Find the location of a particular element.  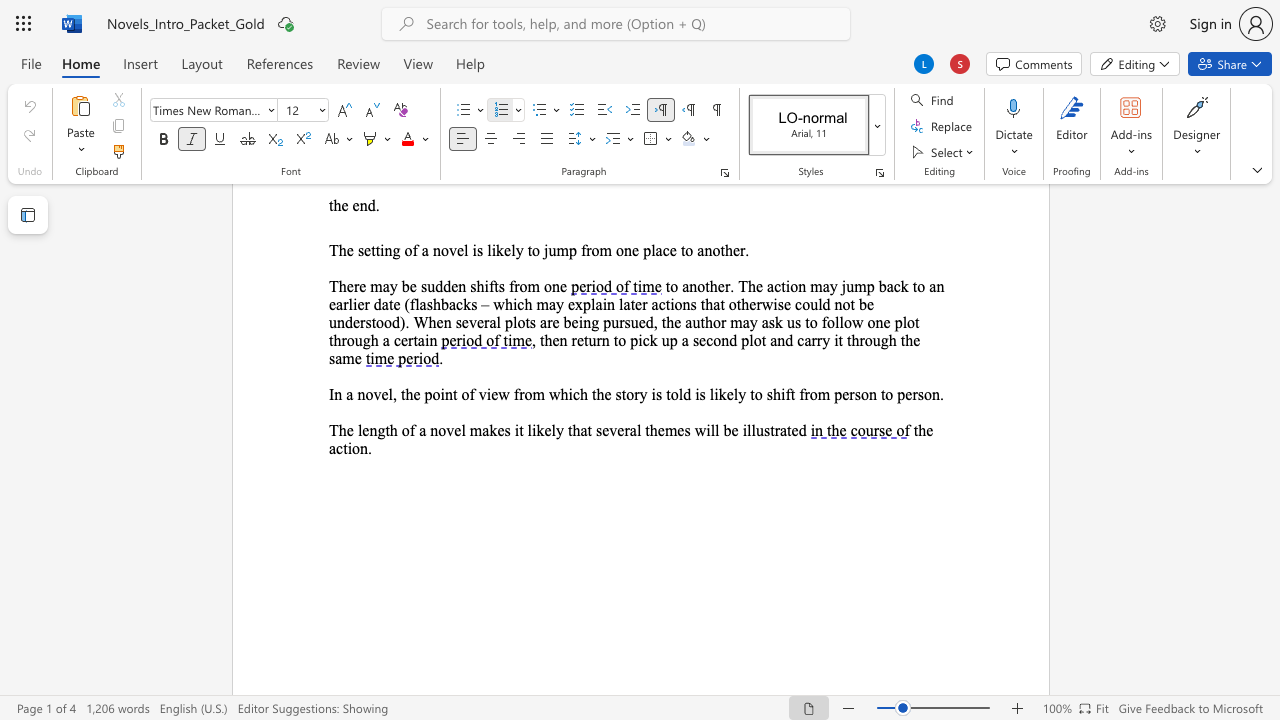

the 1th character "i" in the text is located at coordinates (349, 447).